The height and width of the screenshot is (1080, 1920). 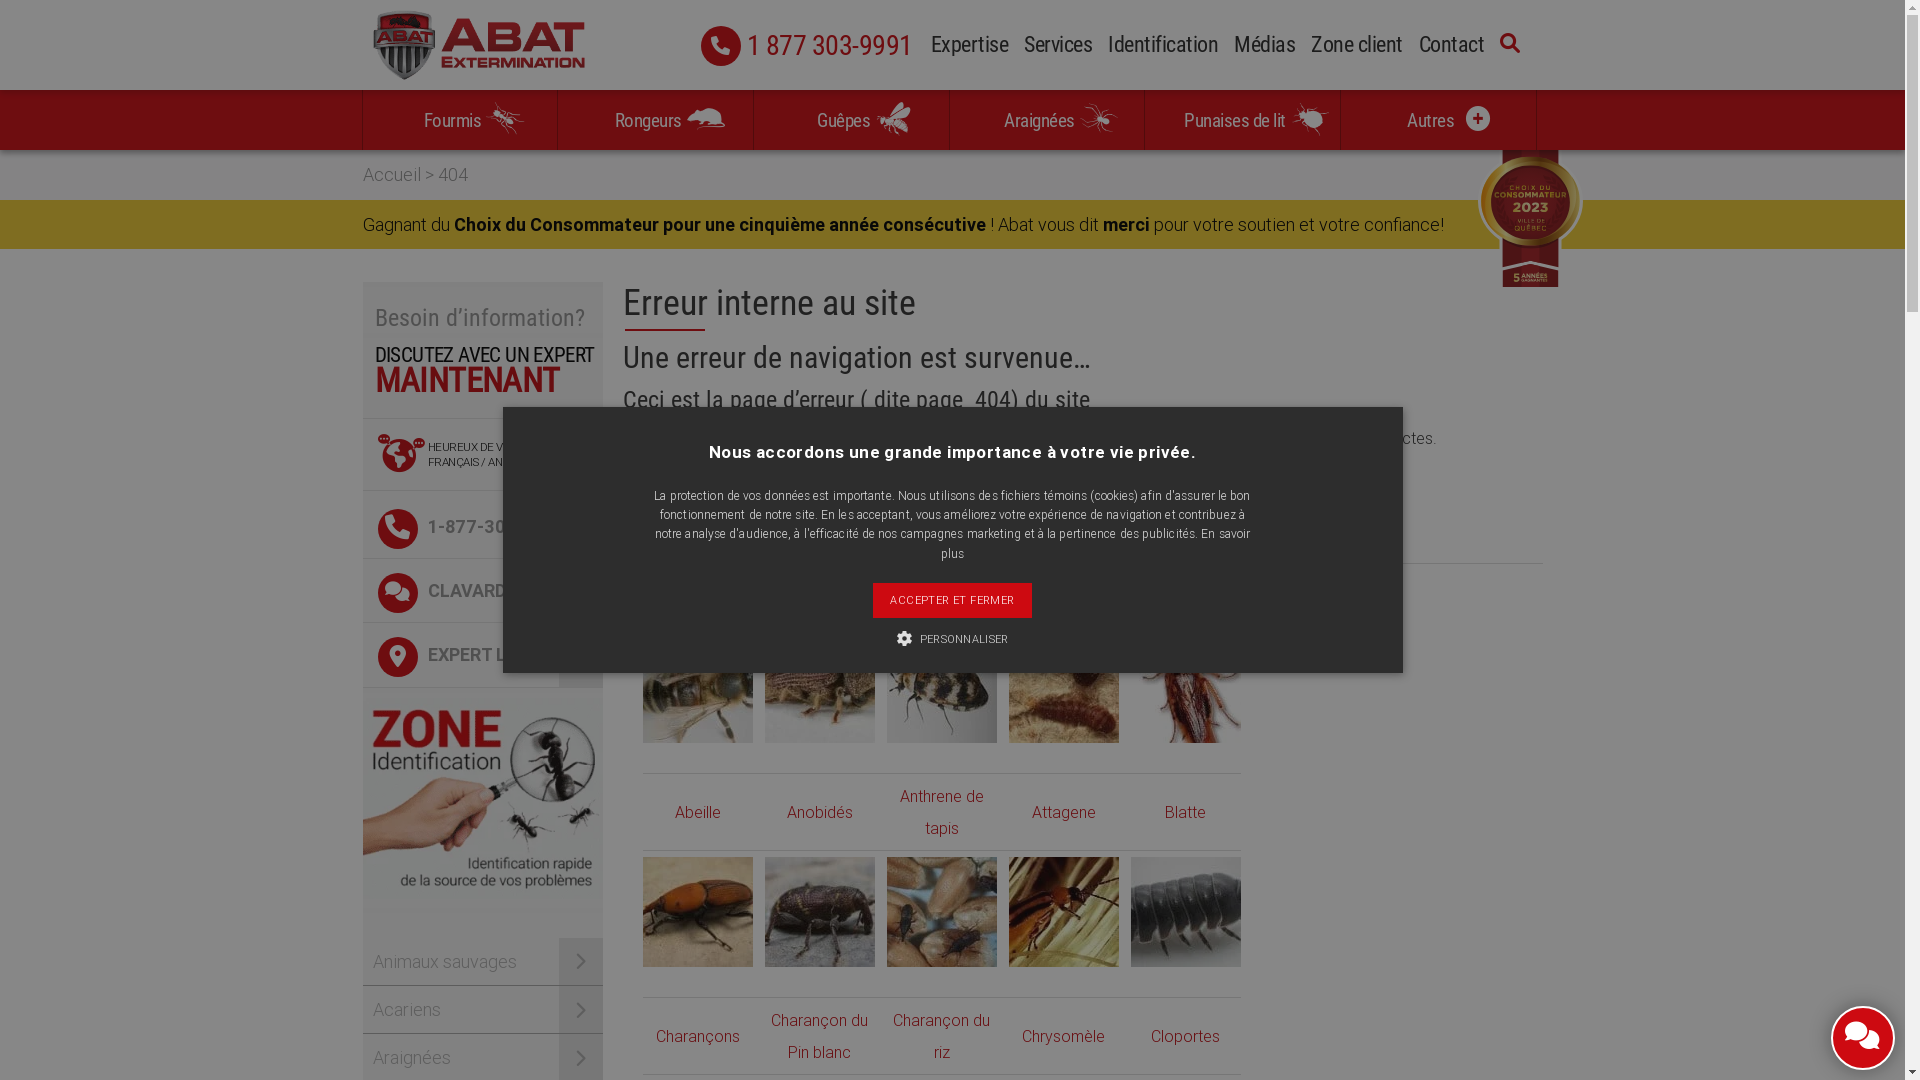 I want to click on 'Punaises de lit', so click(x=1241, y=119).